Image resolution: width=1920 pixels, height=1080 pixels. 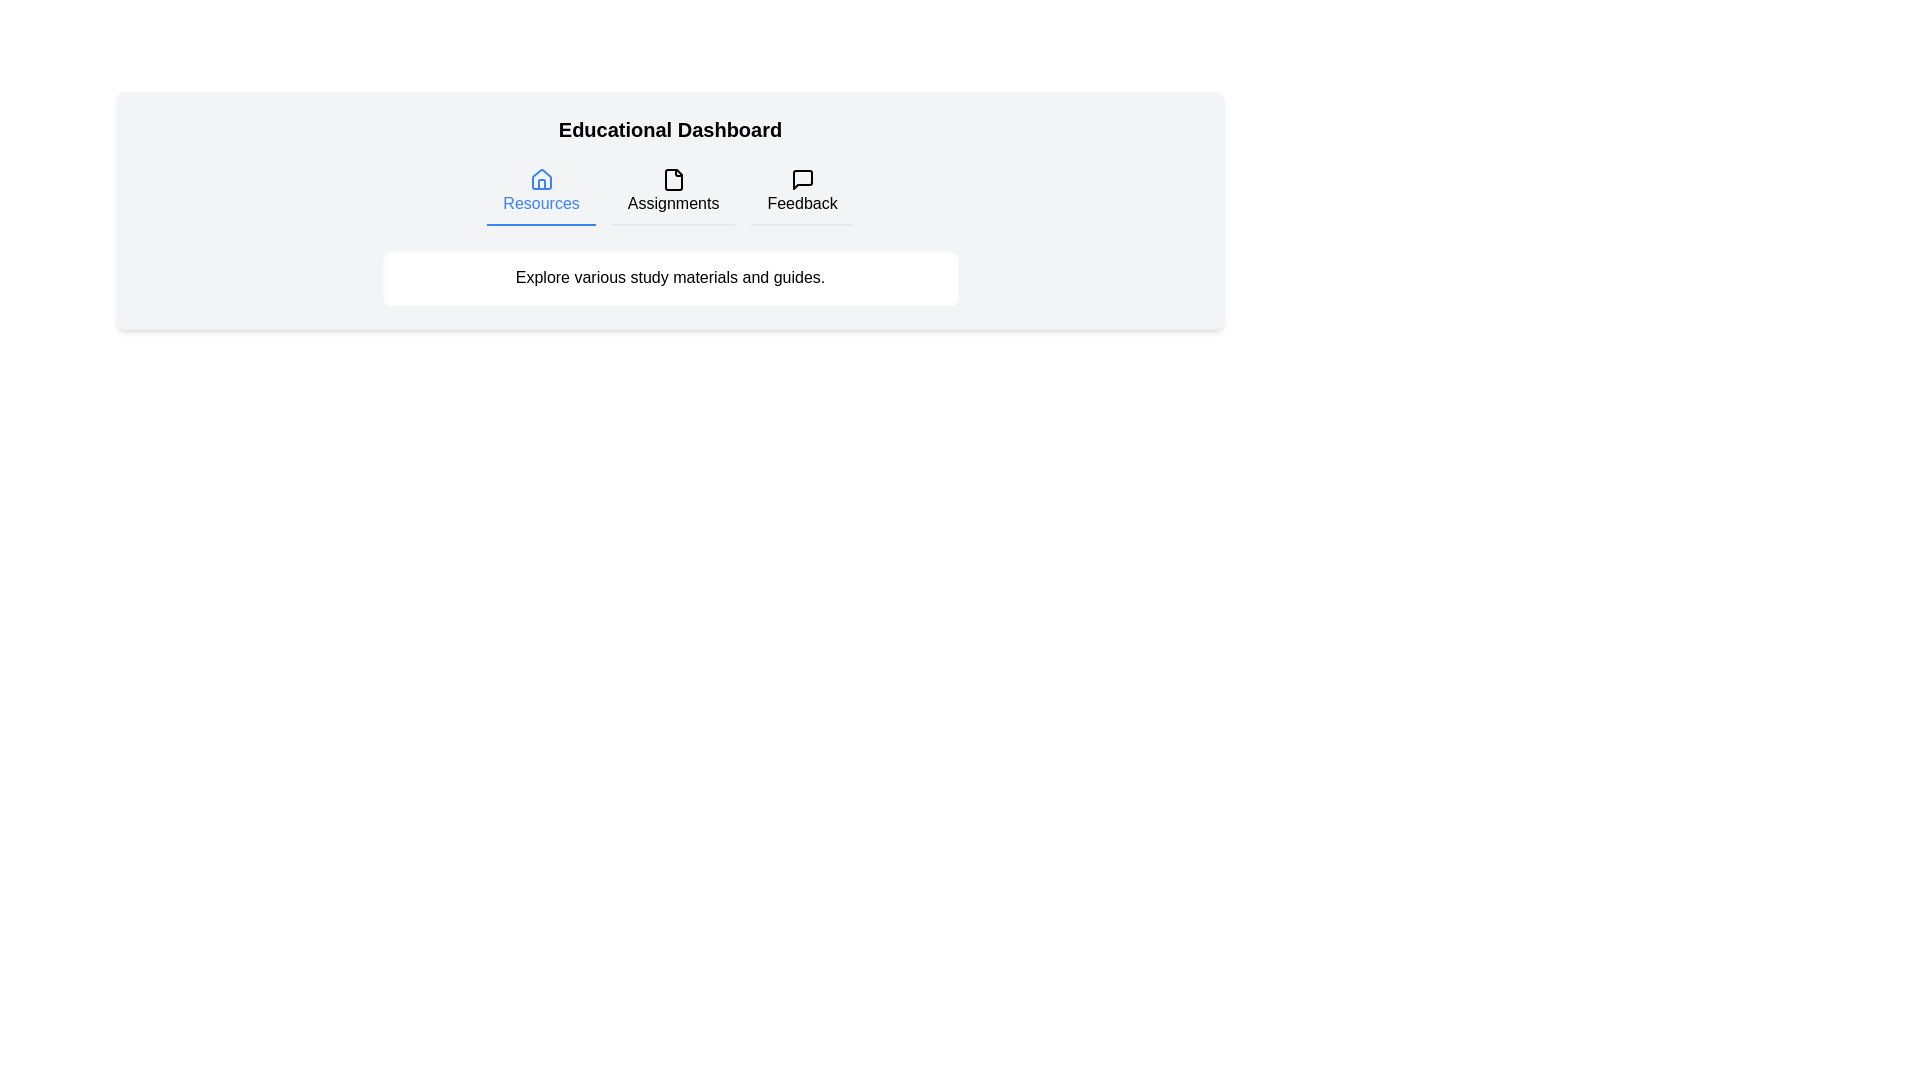 What do you see at coordinates (802, 204) in the screenshot?
I see `the 'Feedback' text label, which is the rightmost navigation option in the horizontal group below the 'Educational Dashboard' header` at bounding box center [802, 204].